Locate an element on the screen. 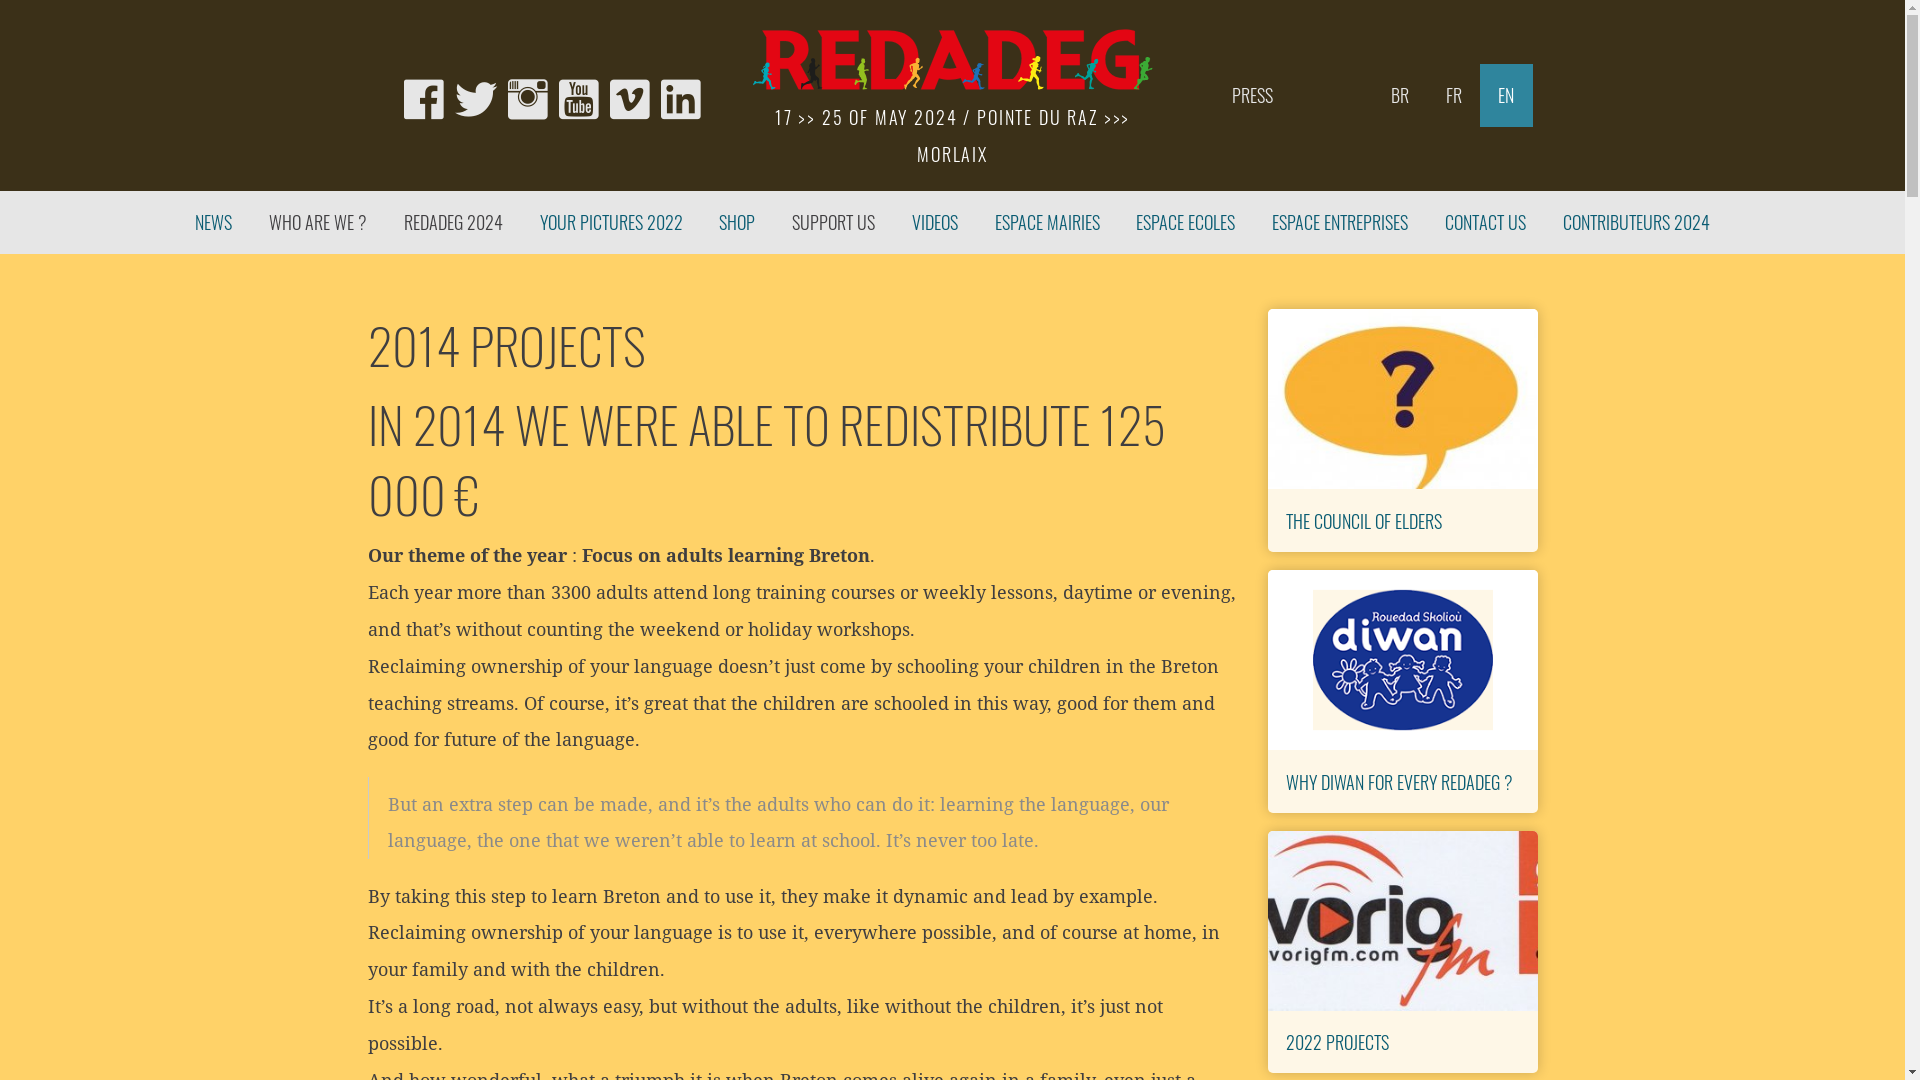 Image resolution: width=1920 pixels, height=1080 pixels. 'ESPACE MAIRIES' is located at coordinates (1045, 222).